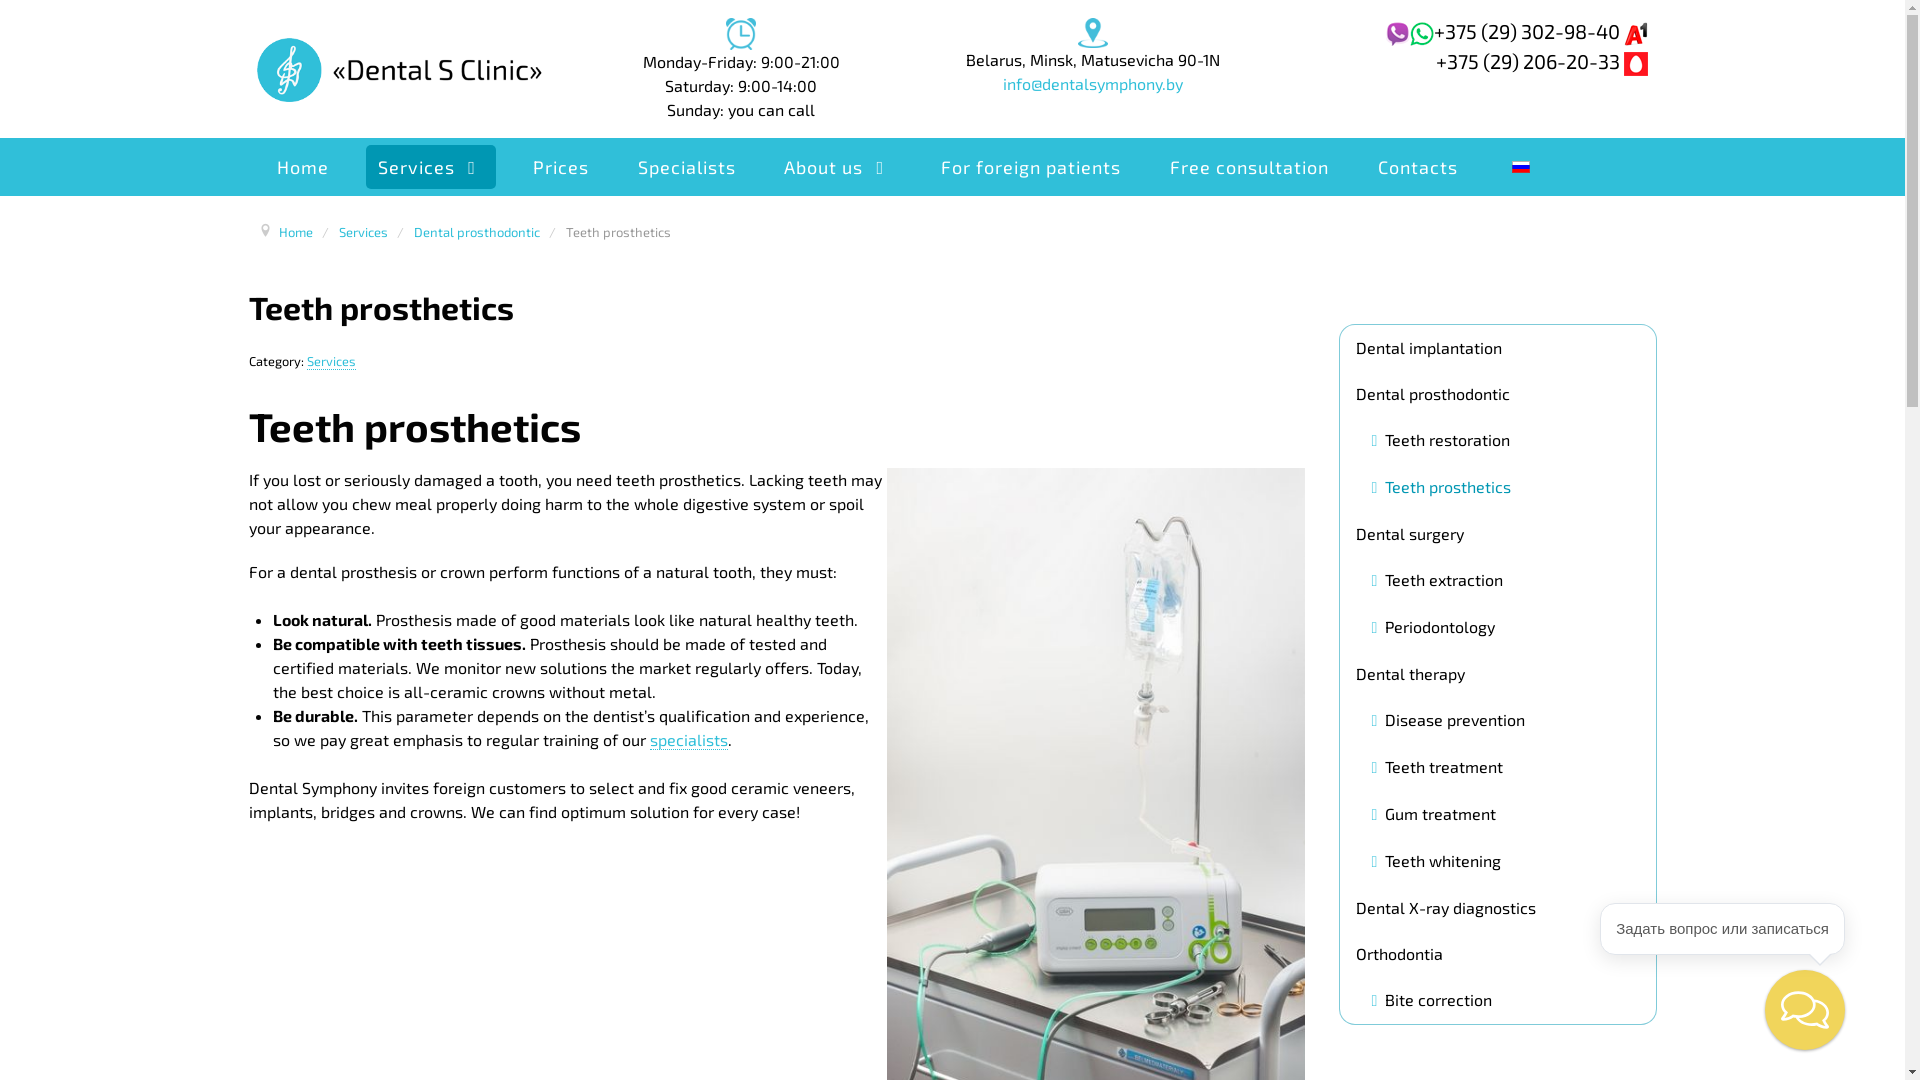  I want to click on 'Teeth whitening', so click(1435, 860).